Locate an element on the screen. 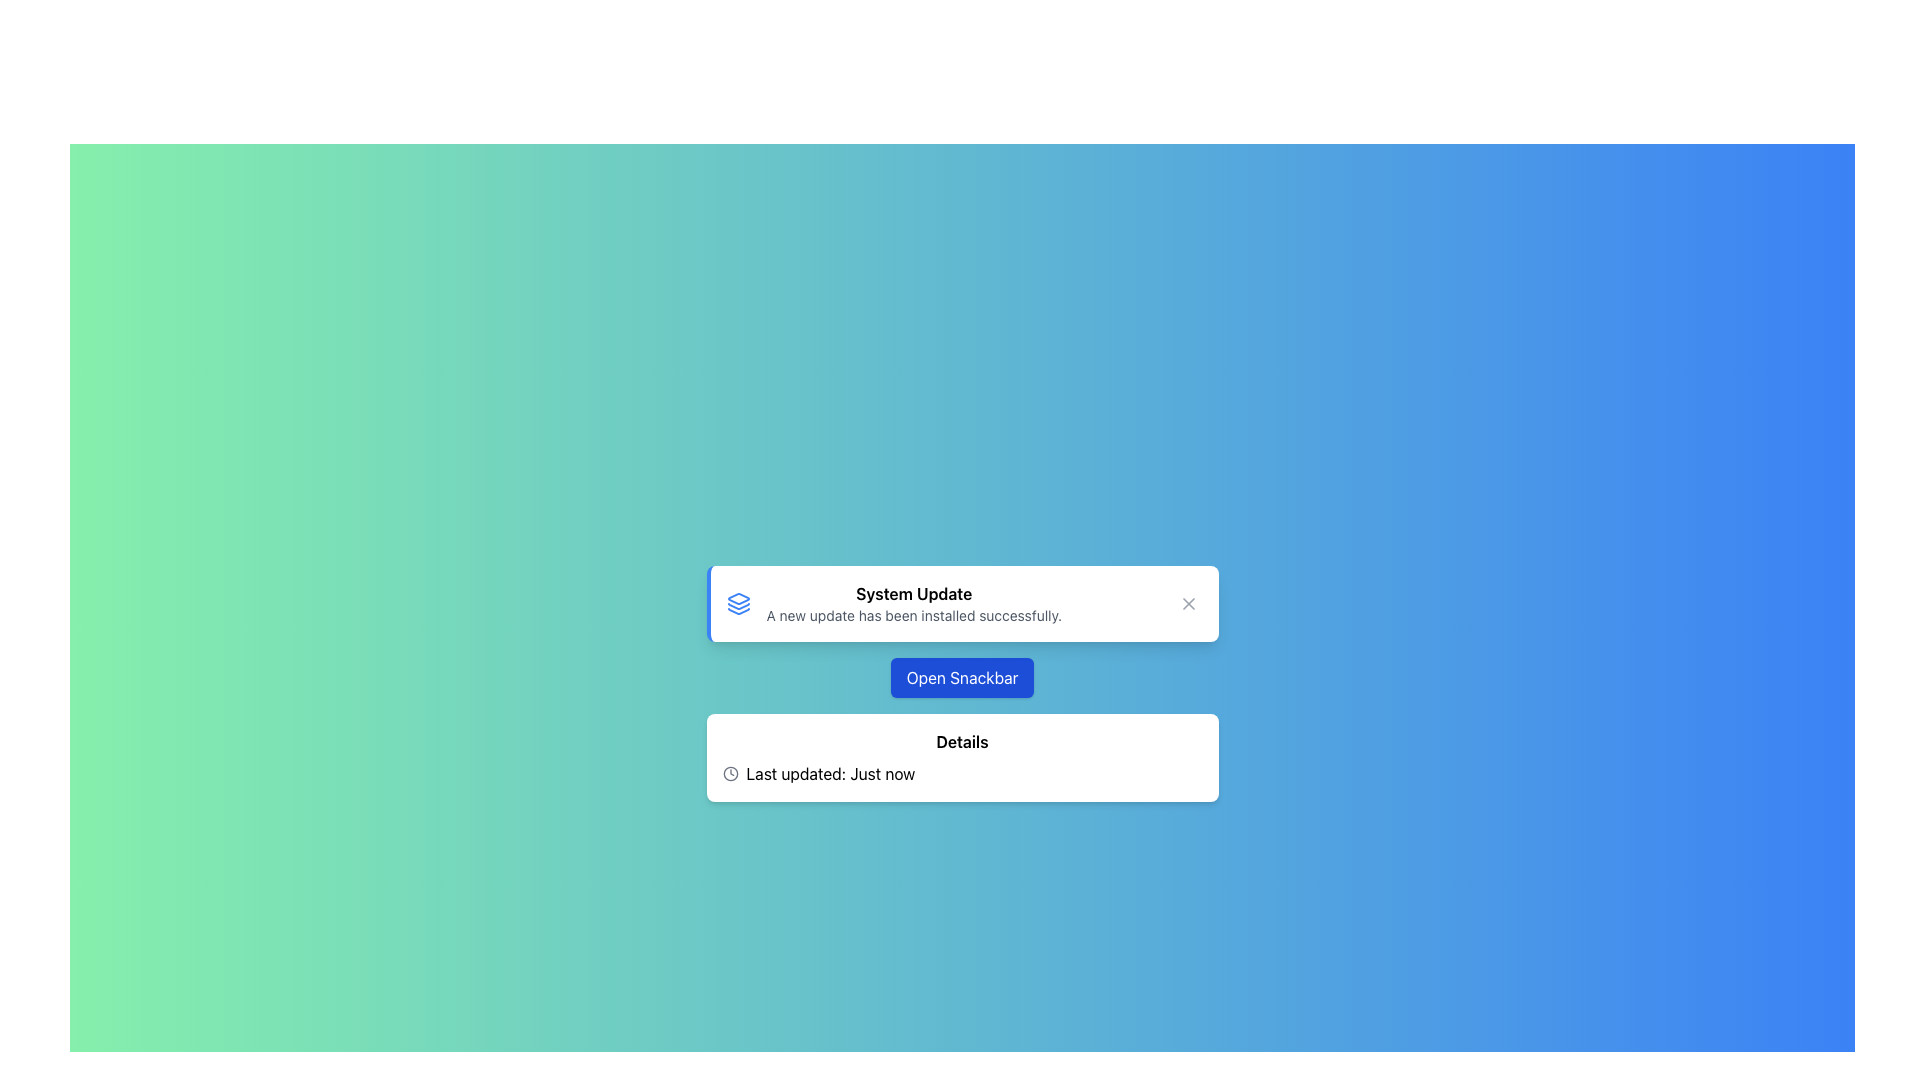  the primary action button located centrally below the 'System Update' message box is located at coordinates (962, 677).